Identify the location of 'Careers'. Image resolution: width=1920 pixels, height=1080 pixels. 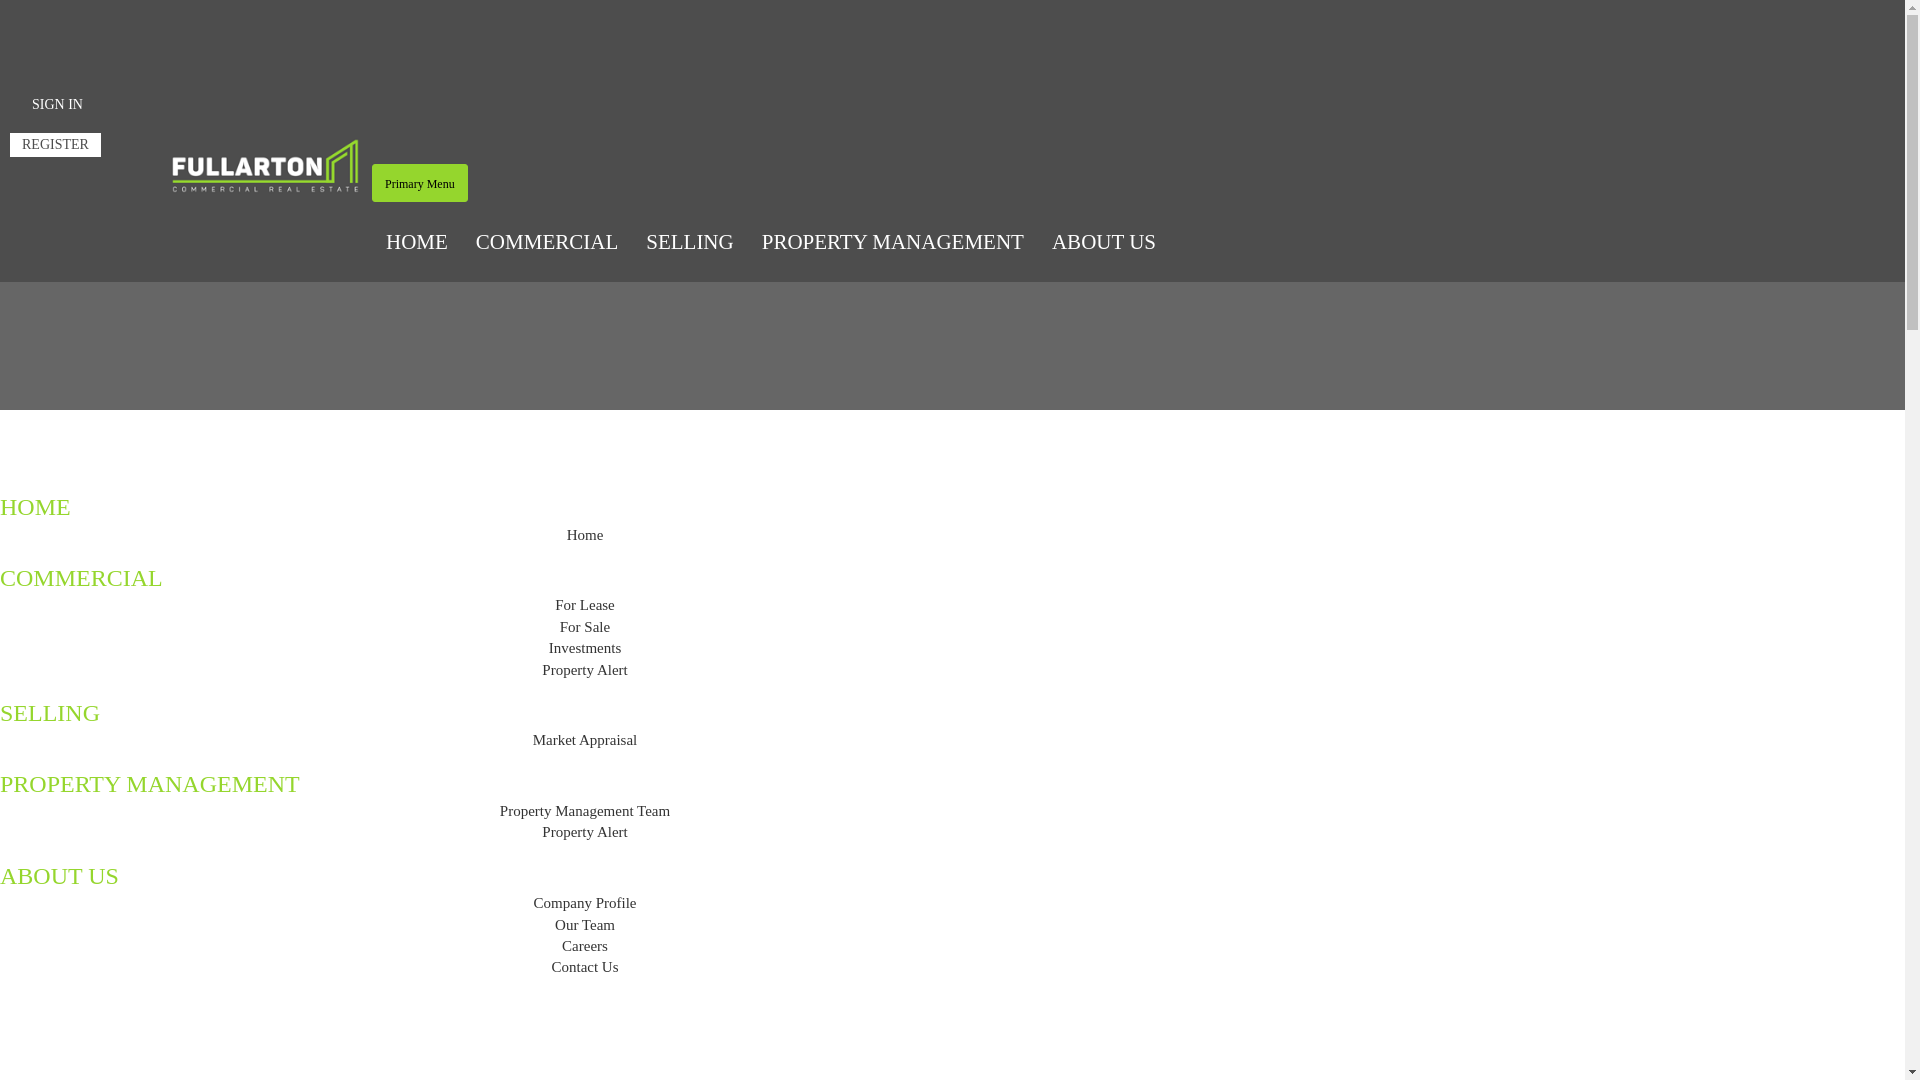
(584, 945).